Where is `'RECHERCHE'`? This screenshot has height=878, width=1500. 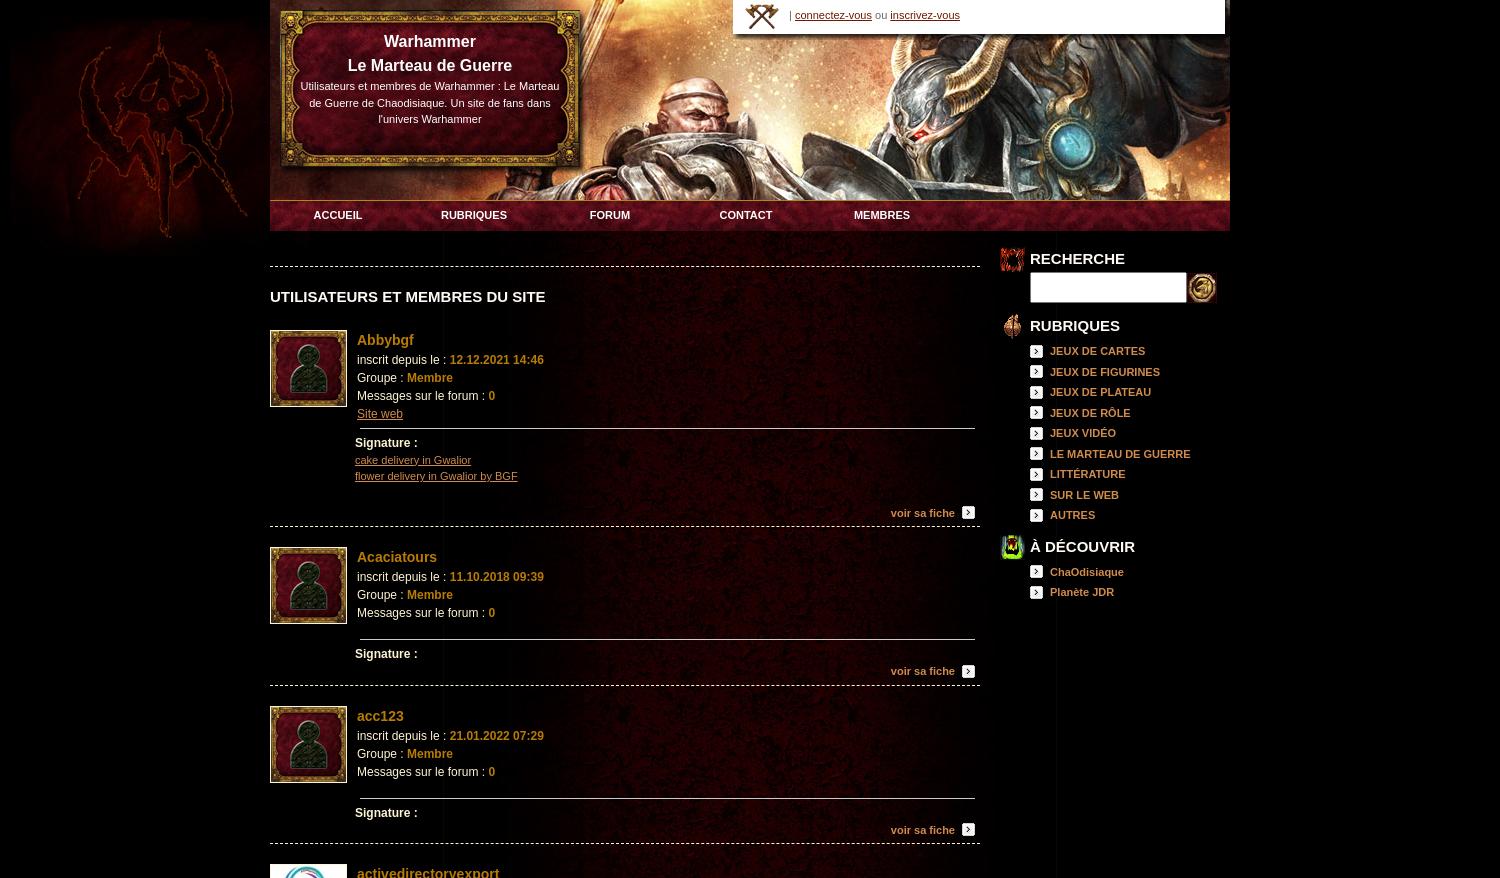 'RECHERCHE' is located at coordinates (1076, 258).